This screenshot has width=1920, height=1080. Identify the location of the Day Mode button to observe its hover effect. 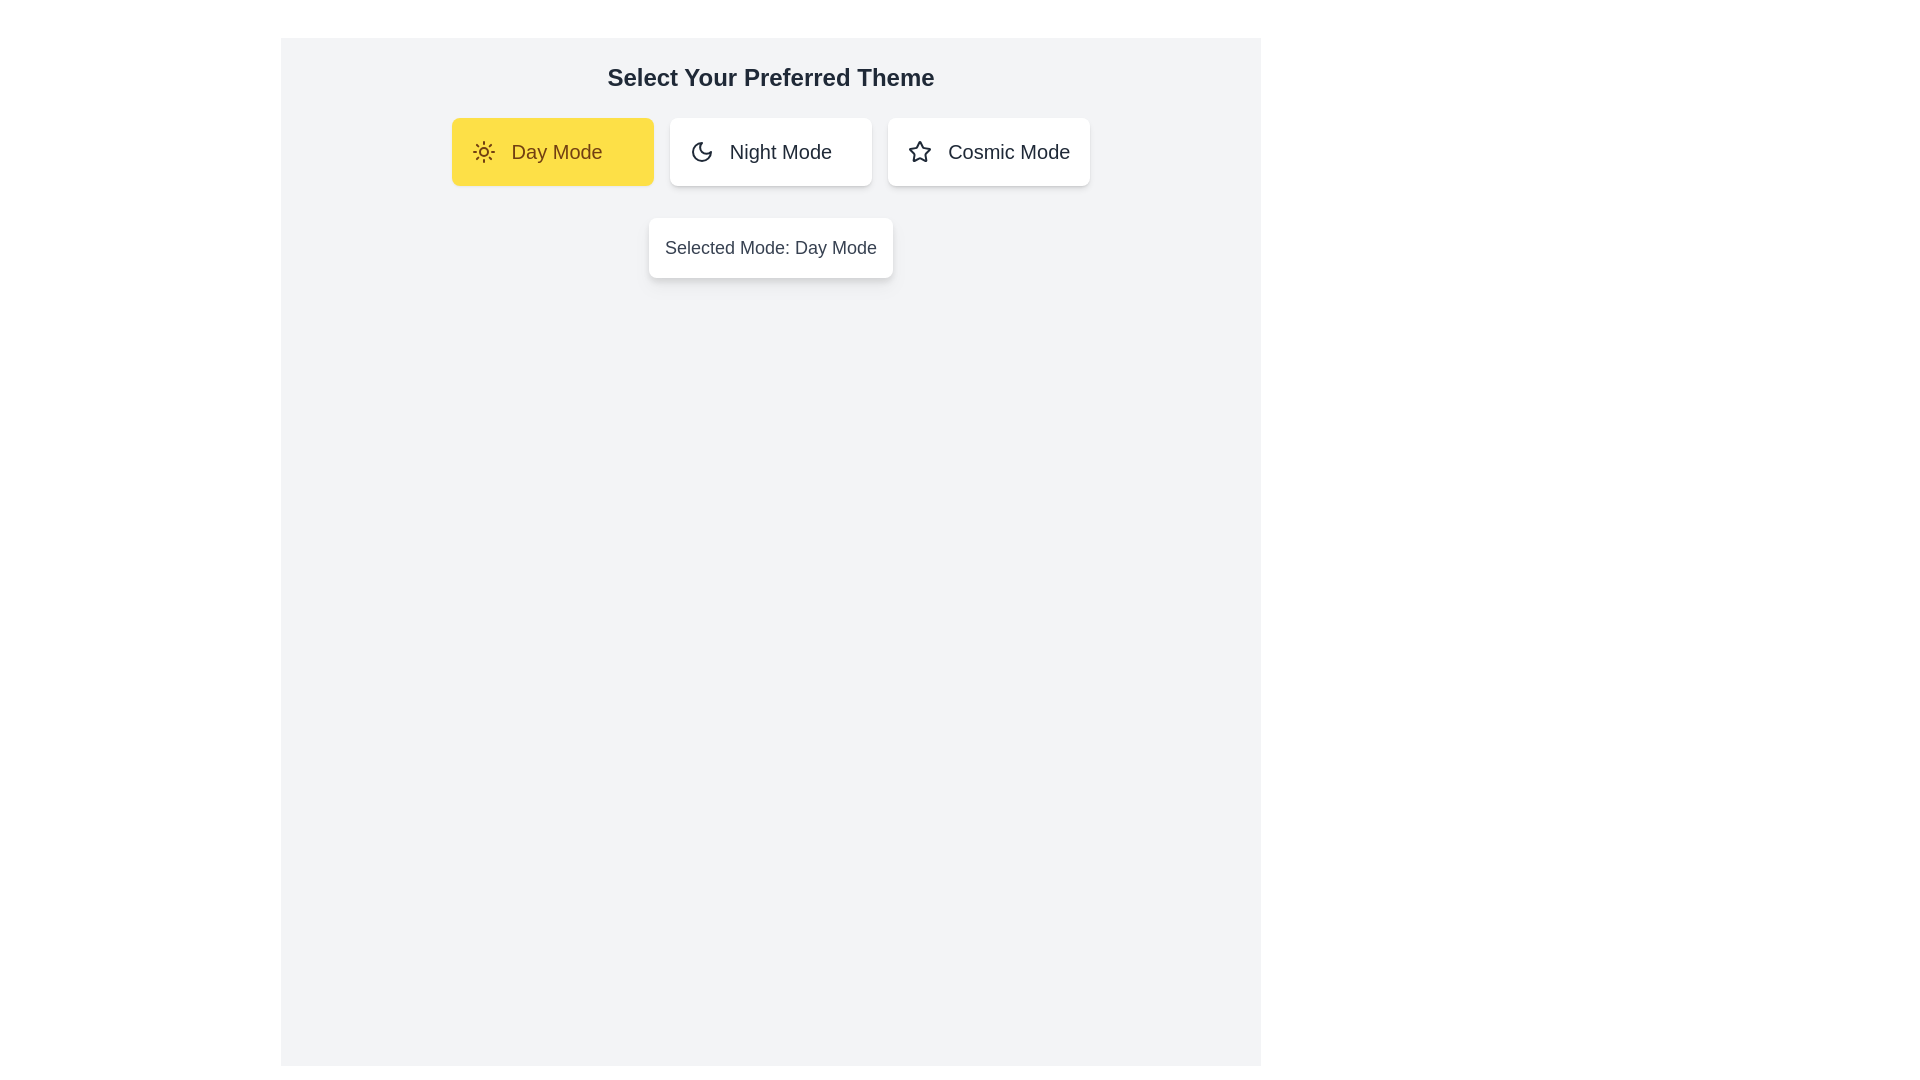
(552, 150).